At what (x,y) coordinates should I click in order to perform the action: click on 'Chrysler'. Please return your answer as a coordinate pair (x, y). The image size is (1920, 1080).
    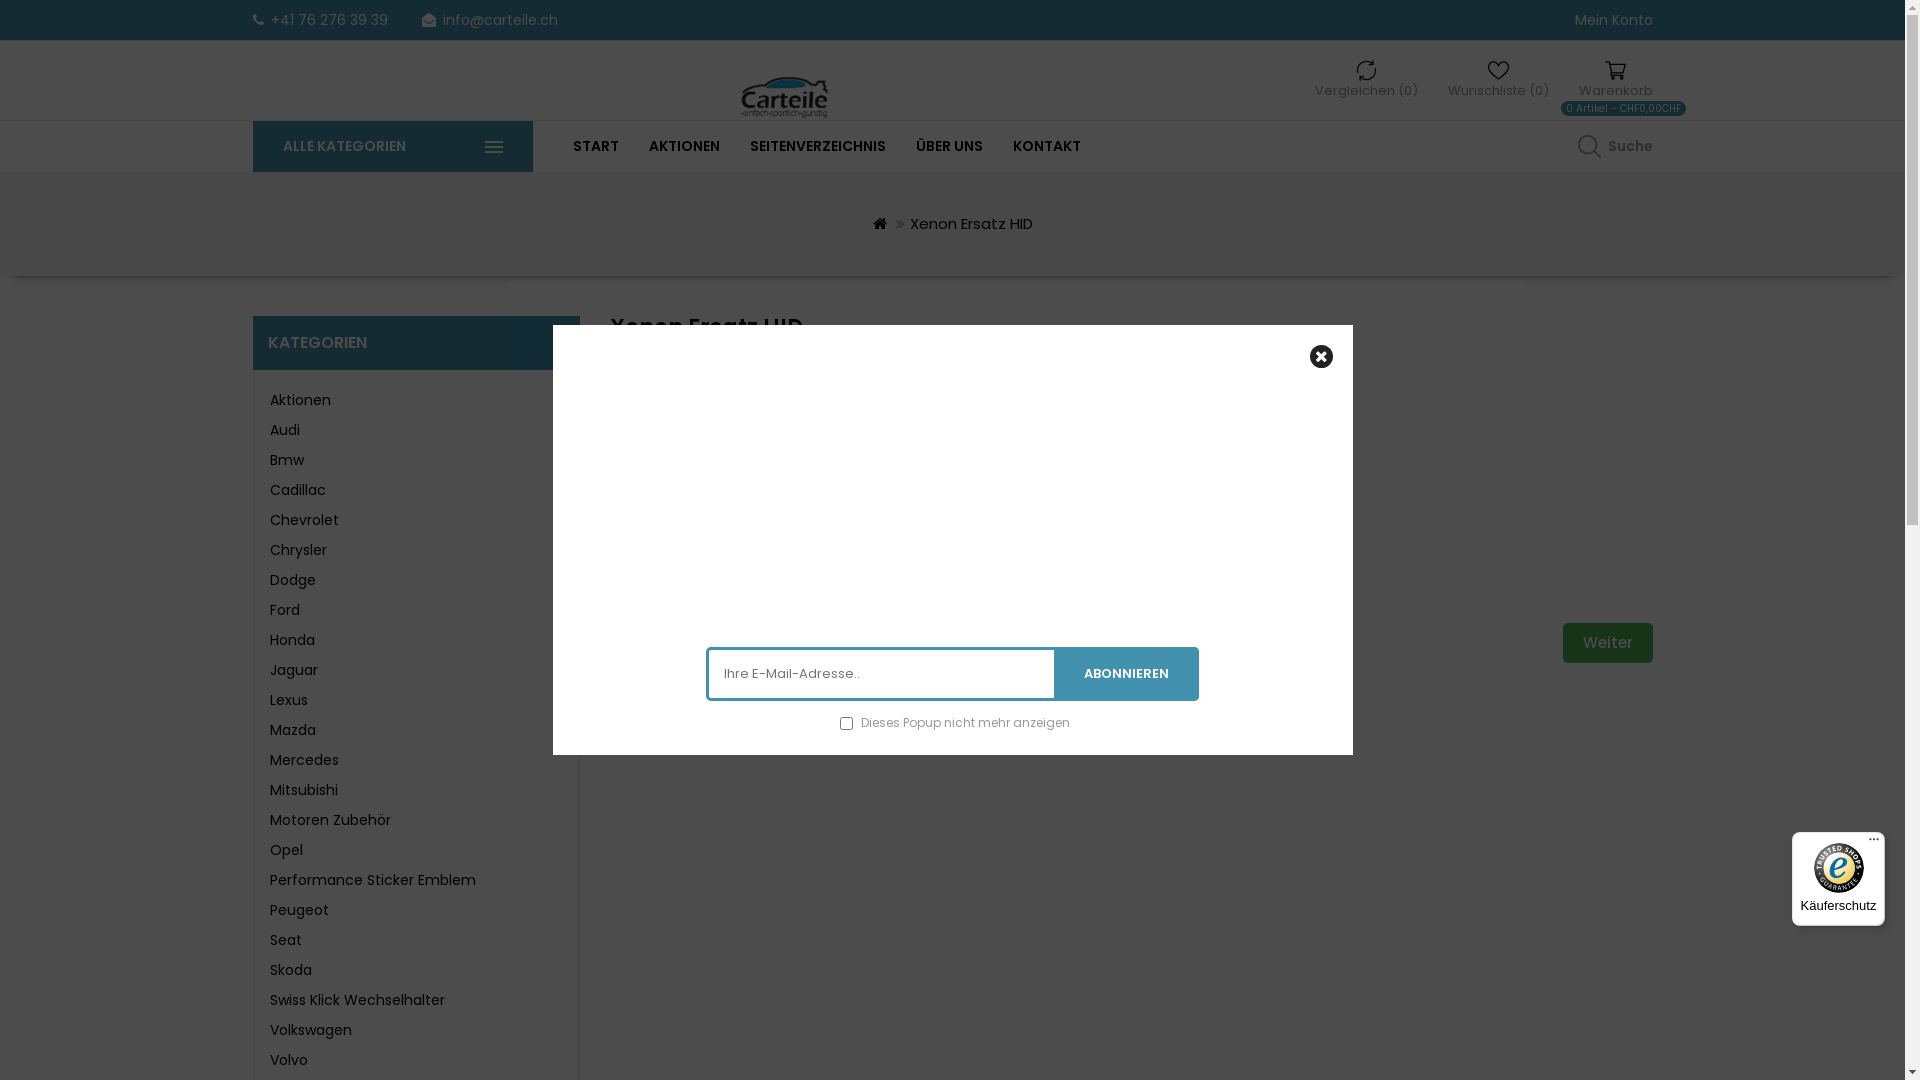
    Looking at the image, I should click on (297, 550).